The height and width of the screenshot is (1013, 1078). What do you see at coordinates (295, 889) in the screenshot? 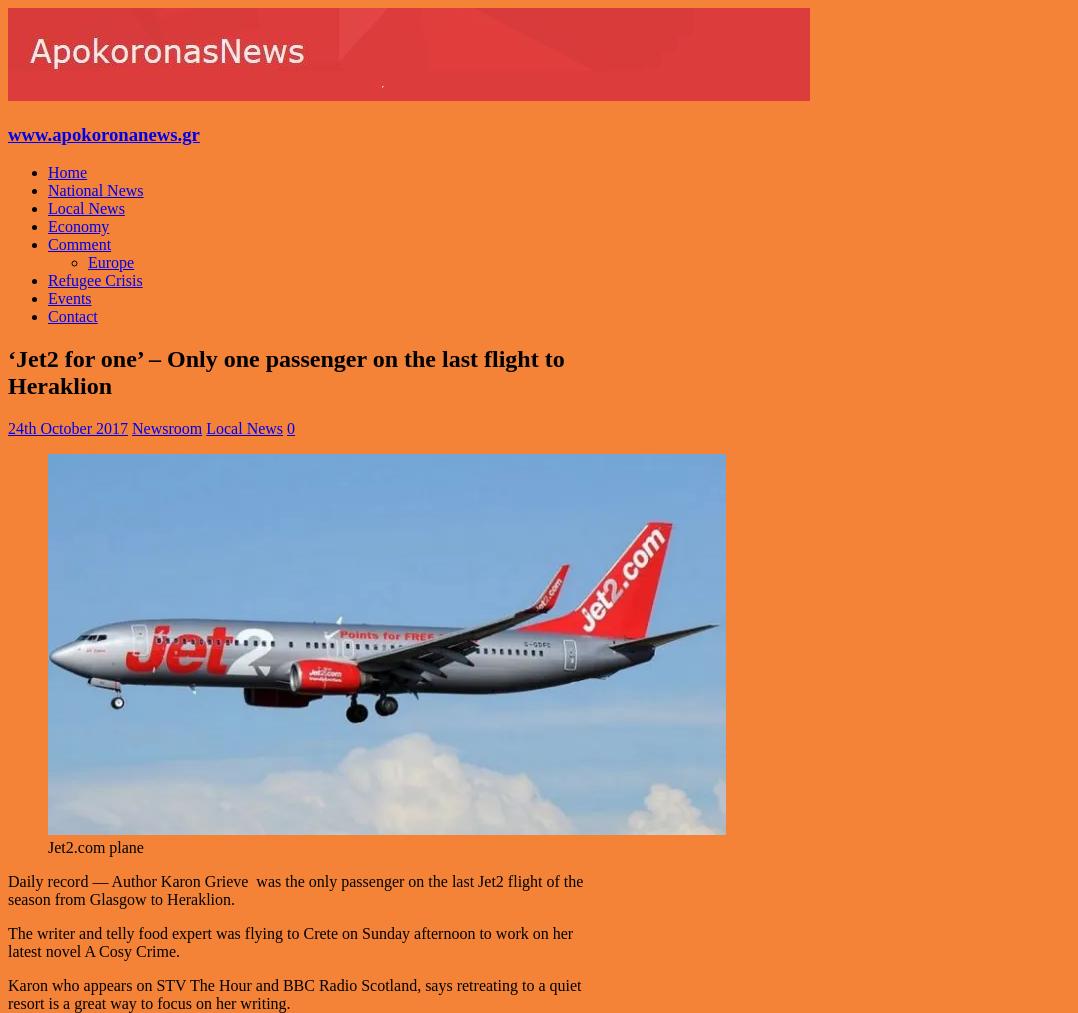
I see `'Daily record — Author Karon Grieve  was the only passenger on the last Jet2 flight of the season from Glasgow to Heraklion.'` at bounding box center [295, 889].